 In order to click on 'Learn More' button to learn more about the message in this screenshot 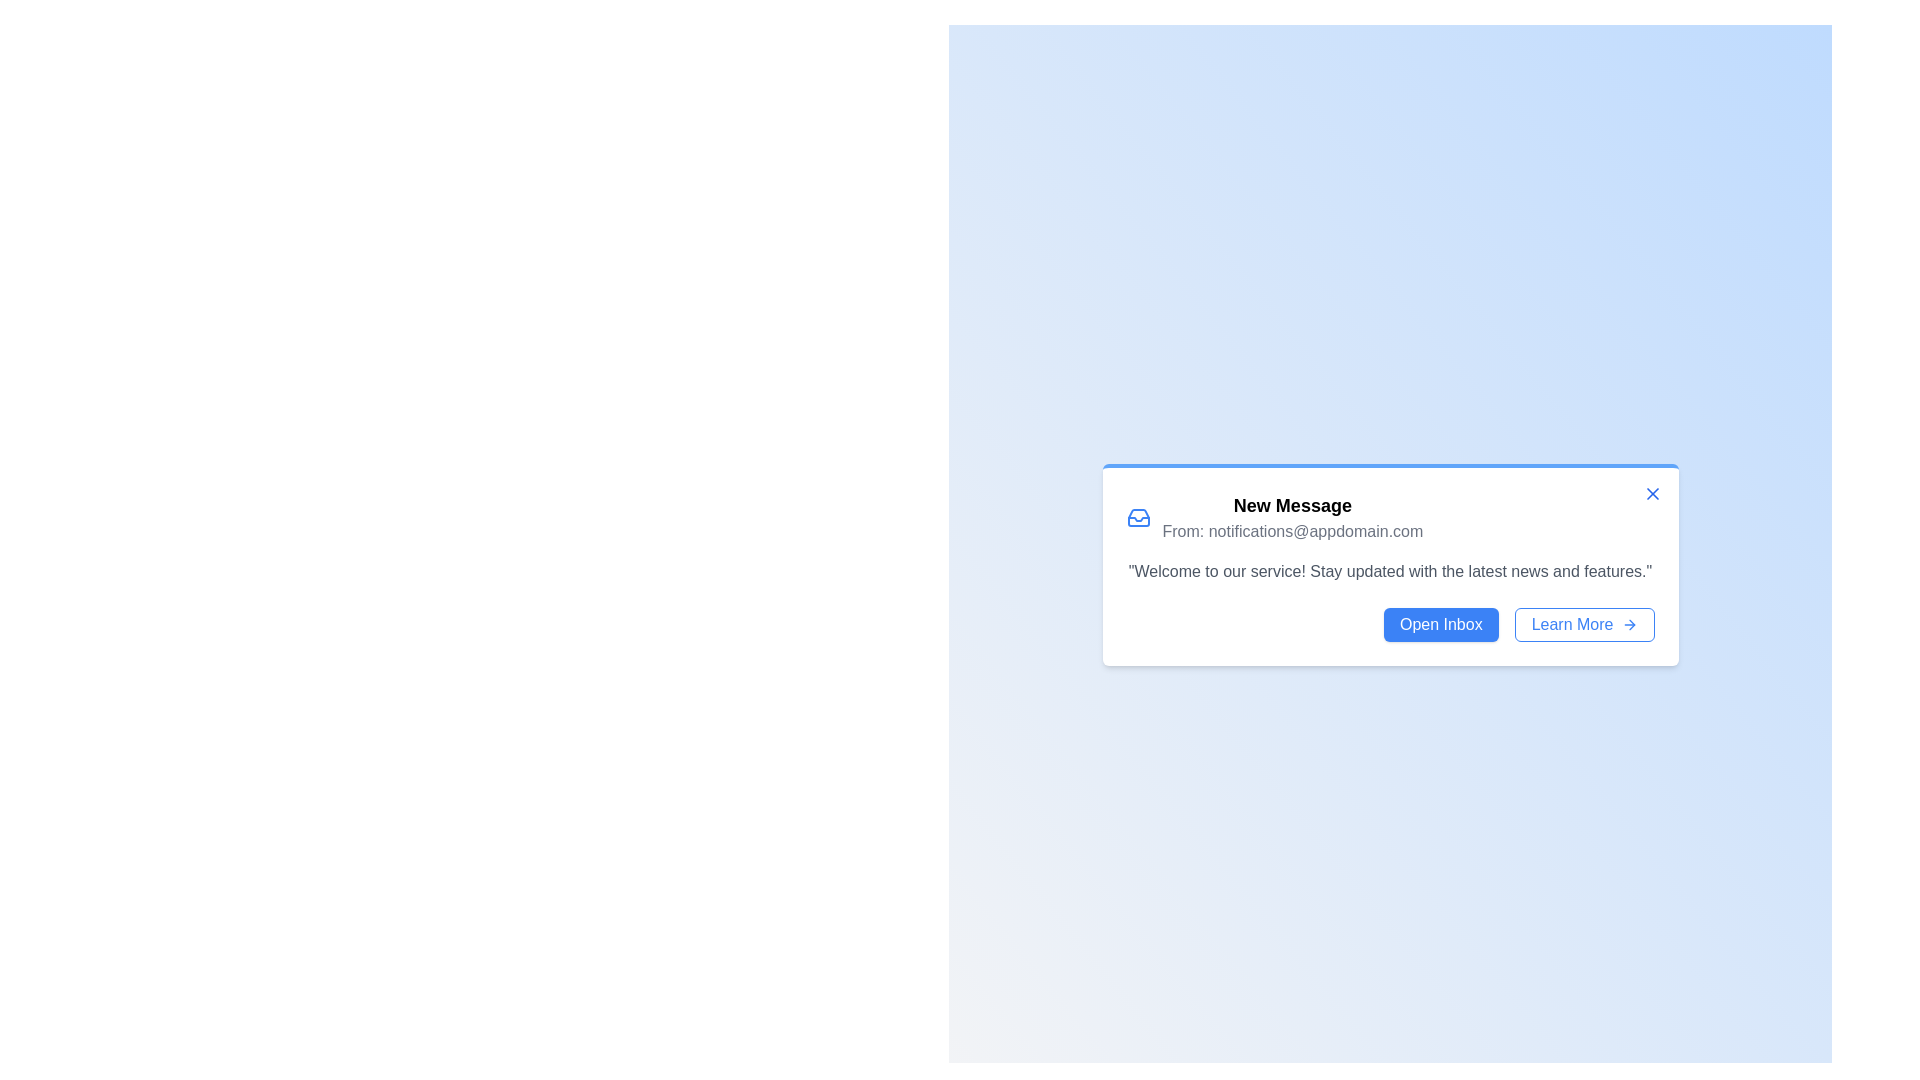, I will do `click(1583, 623)`.